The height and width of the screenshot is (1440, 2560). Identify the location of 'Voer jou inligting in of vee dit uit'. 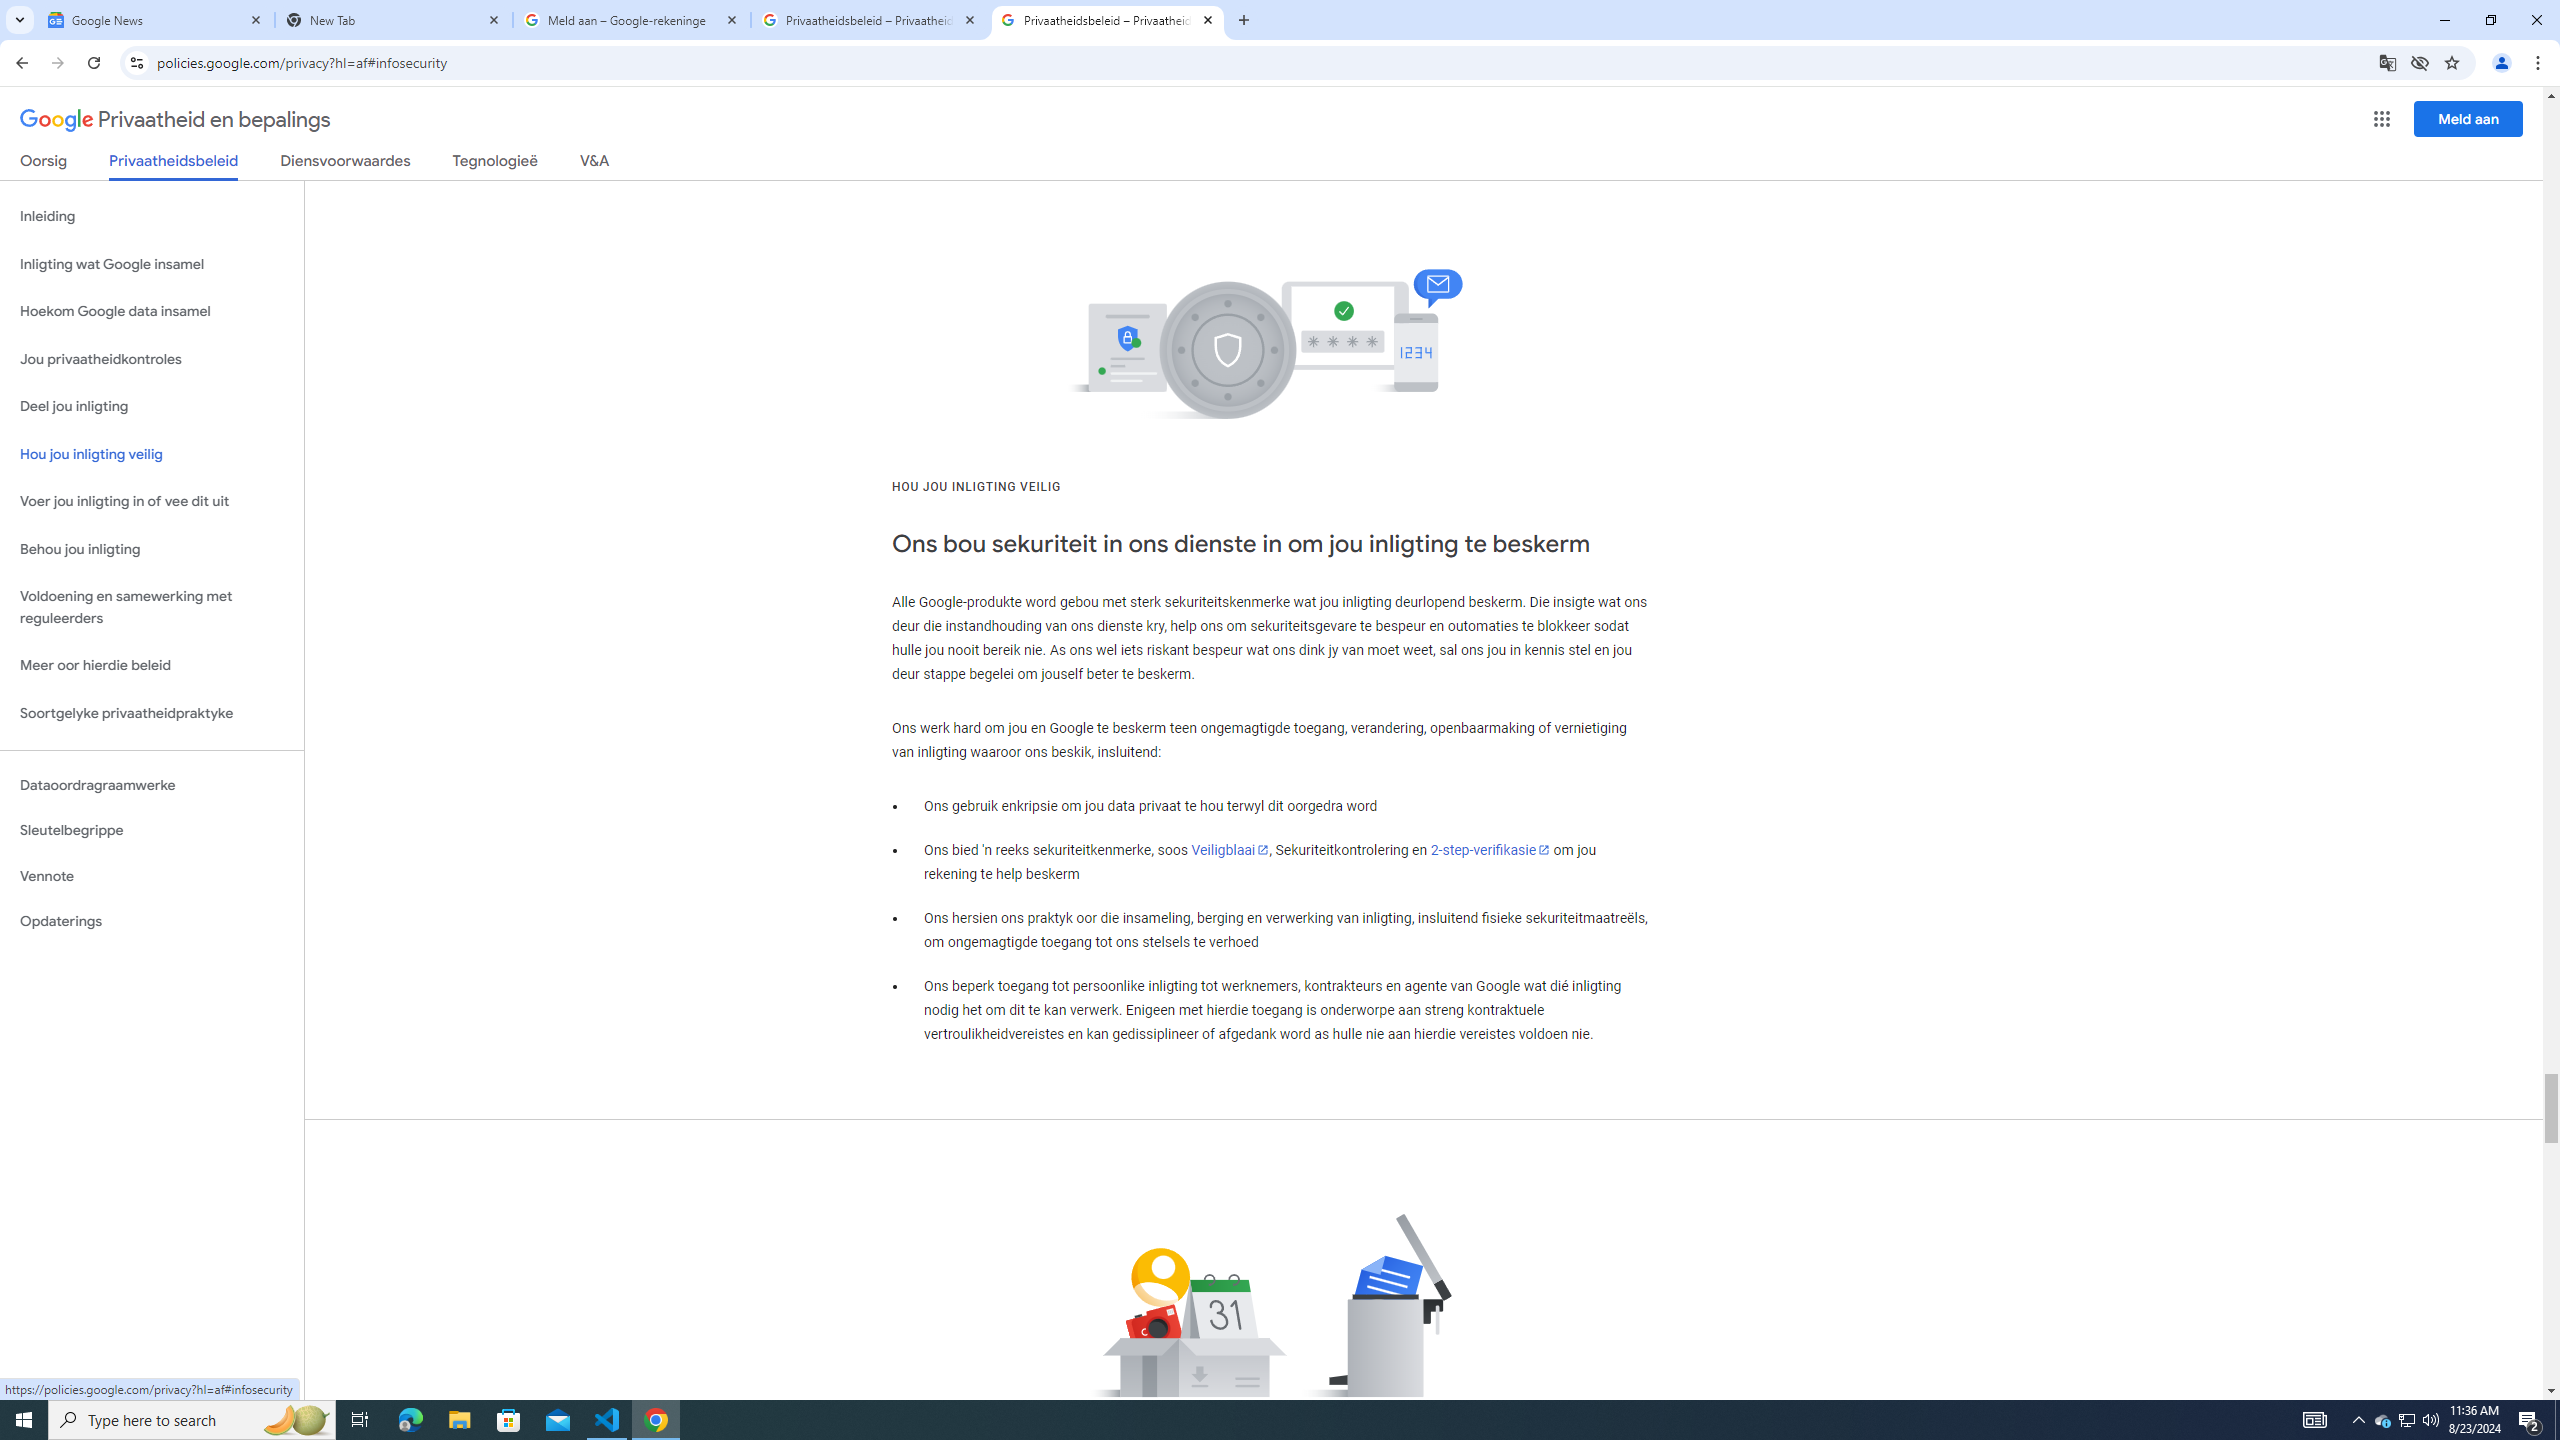
(151, 501).